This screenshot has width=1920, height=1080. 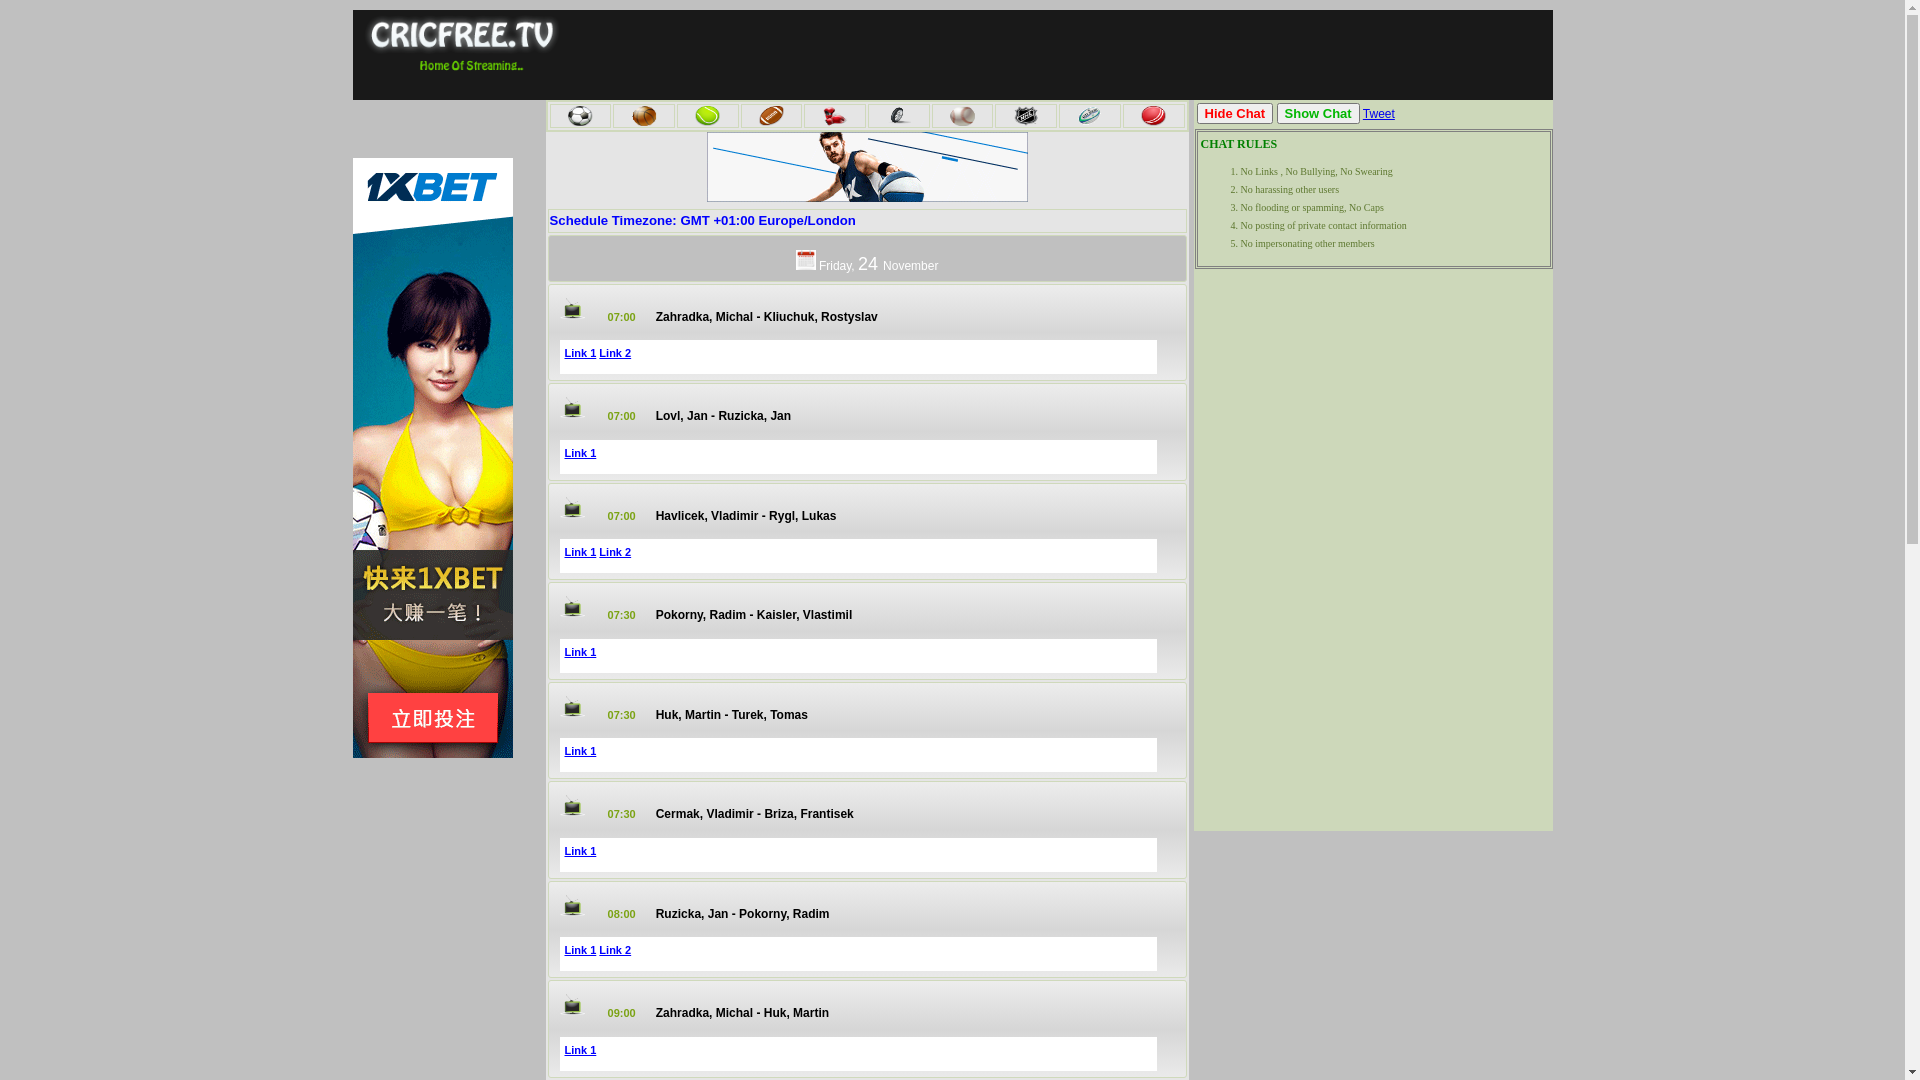 I want to click on 'Havlicek, Vladimir - Rygl, Lukas', so click(x=745, y=515).